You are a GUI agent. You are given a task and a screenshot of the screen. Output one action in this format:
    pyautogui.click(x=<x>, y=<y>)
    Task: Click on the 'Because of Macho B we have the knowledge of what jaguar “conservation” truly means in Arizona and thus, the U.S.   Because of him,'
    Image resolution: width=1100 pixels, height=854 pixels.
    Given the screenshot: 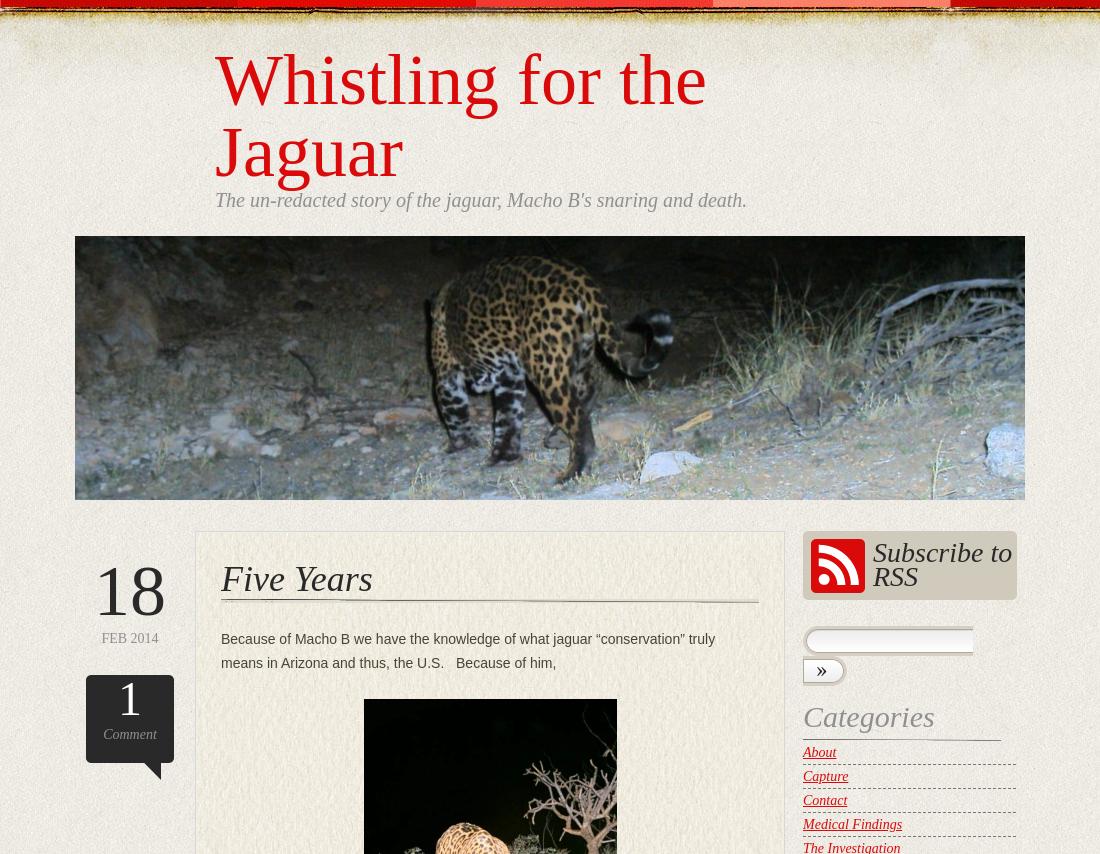 What is the action you would take?
    pyautogui.click(x=467, y=651)
    